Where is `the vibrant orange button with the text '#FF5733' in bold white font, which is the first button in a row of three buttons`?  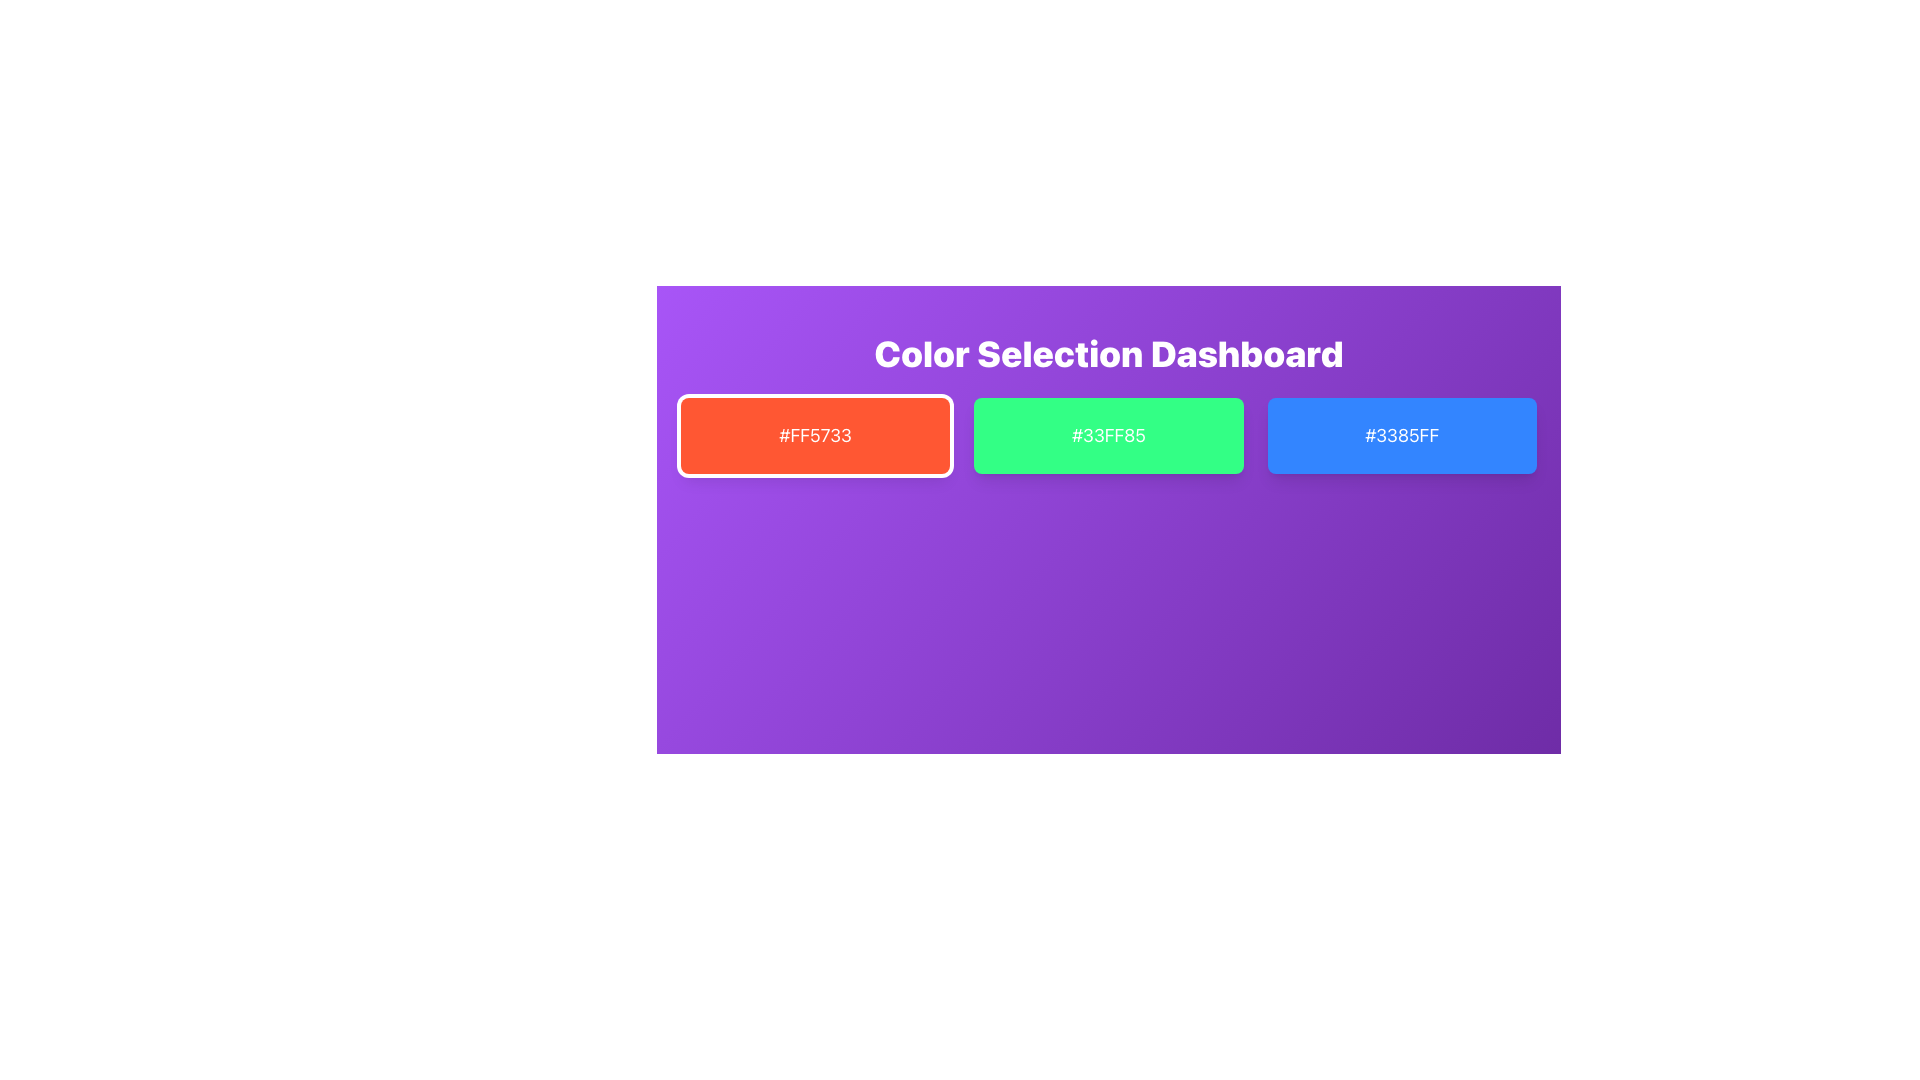
the vibrant orange button with the text '#FF5733' in bold white font, which is the first button in a row of three buttons is located at coordinates (815, 434).